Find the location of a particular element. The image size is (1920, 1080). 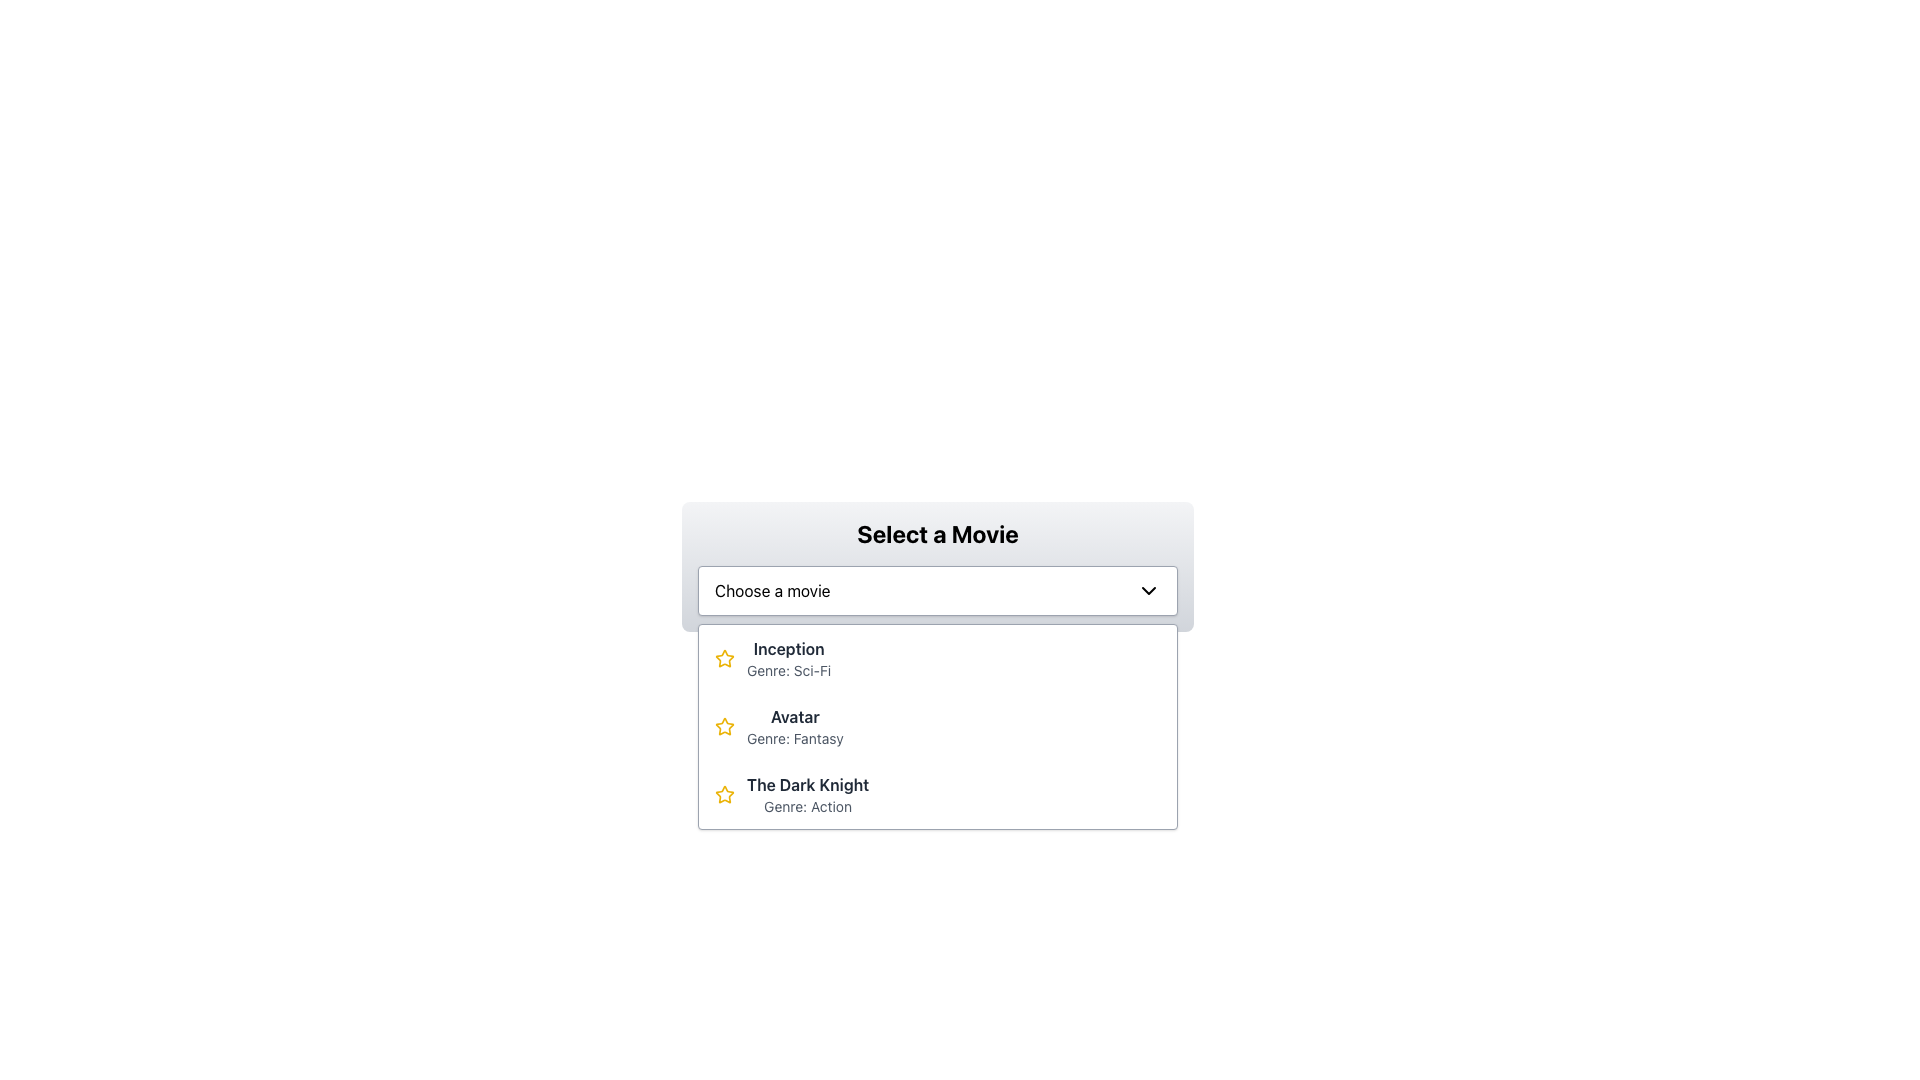

the title text of the movie 'Avatar' in the selectable list, which is positioned above the 'Genre: Fantasy' text and to the right of a star icon is located at coordinates (794, 716).